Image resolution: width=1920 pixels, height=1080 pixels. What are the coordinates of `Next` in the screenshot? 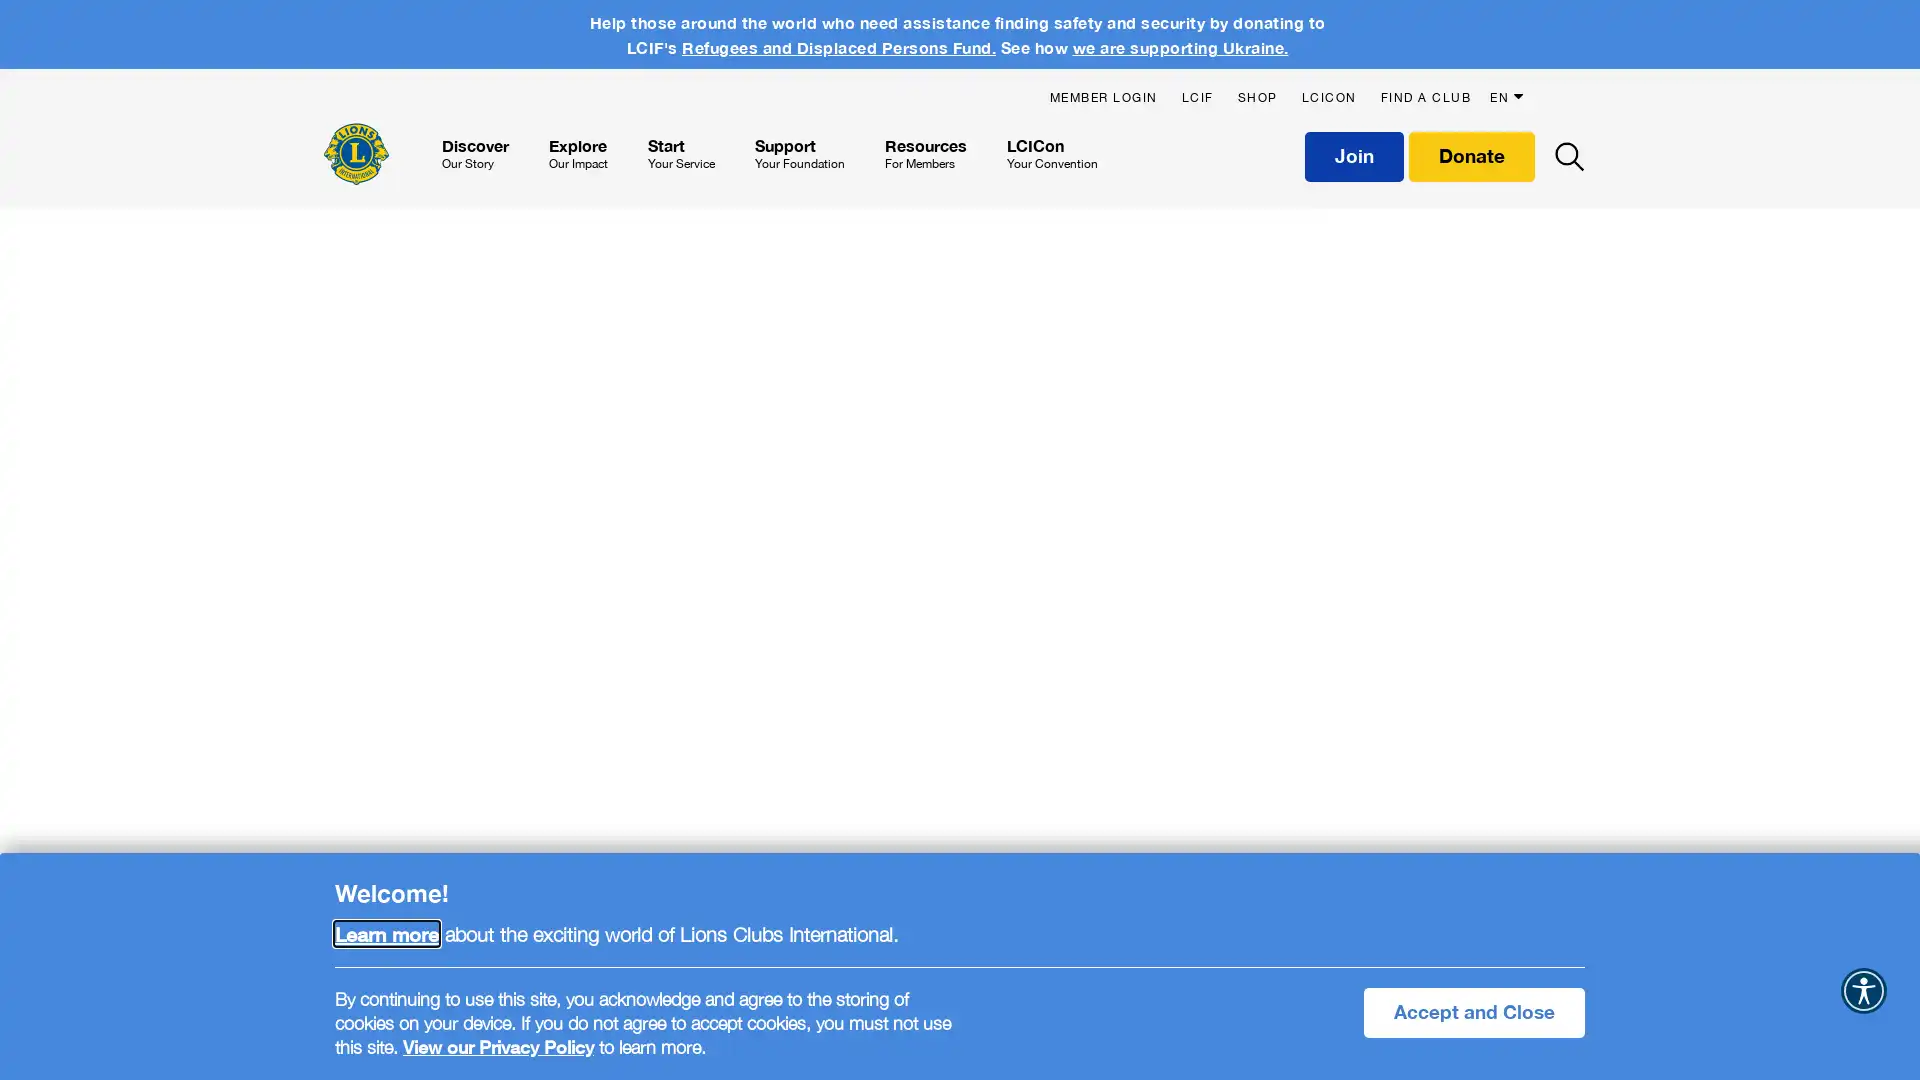 It's located at (1884, 693).